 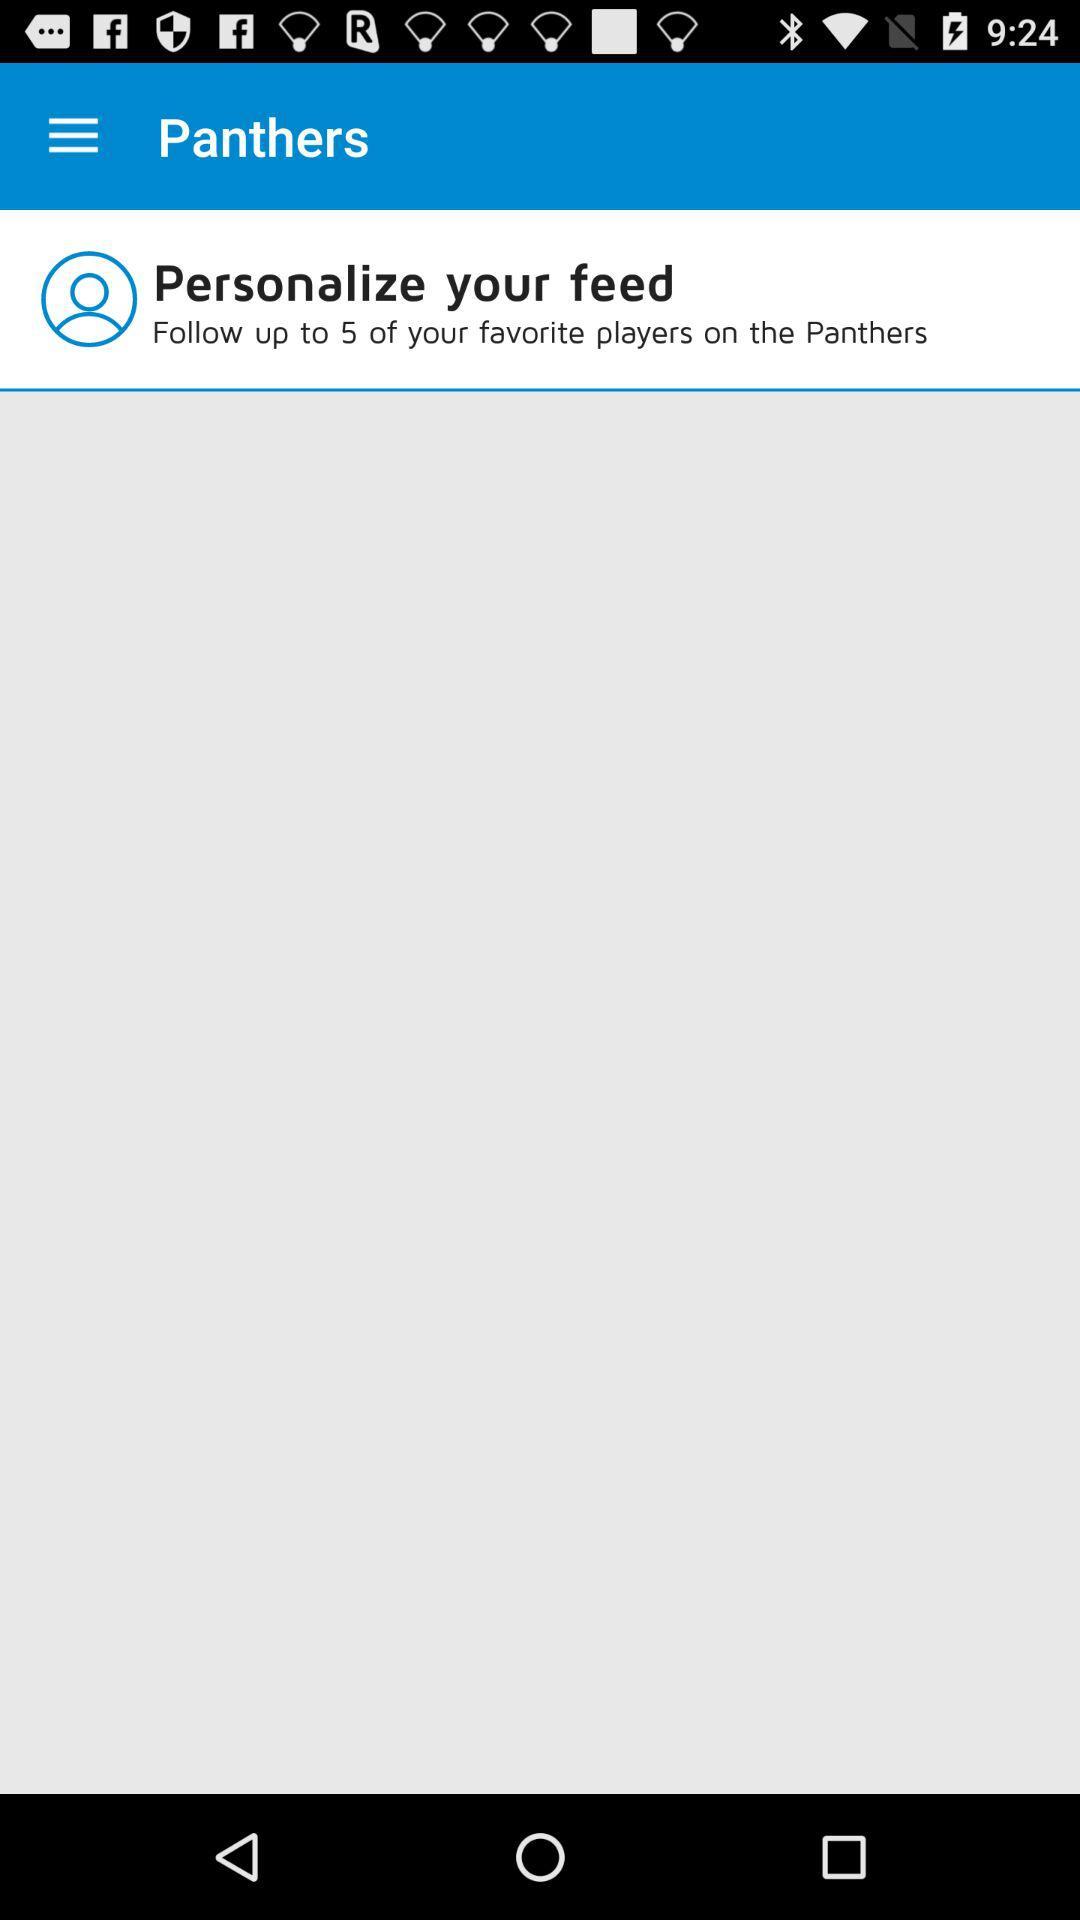 What do you see at coordinates (72, 135) in the screenshot?
I see `the icon to the left of panthers` at bounding box center [72, 135].